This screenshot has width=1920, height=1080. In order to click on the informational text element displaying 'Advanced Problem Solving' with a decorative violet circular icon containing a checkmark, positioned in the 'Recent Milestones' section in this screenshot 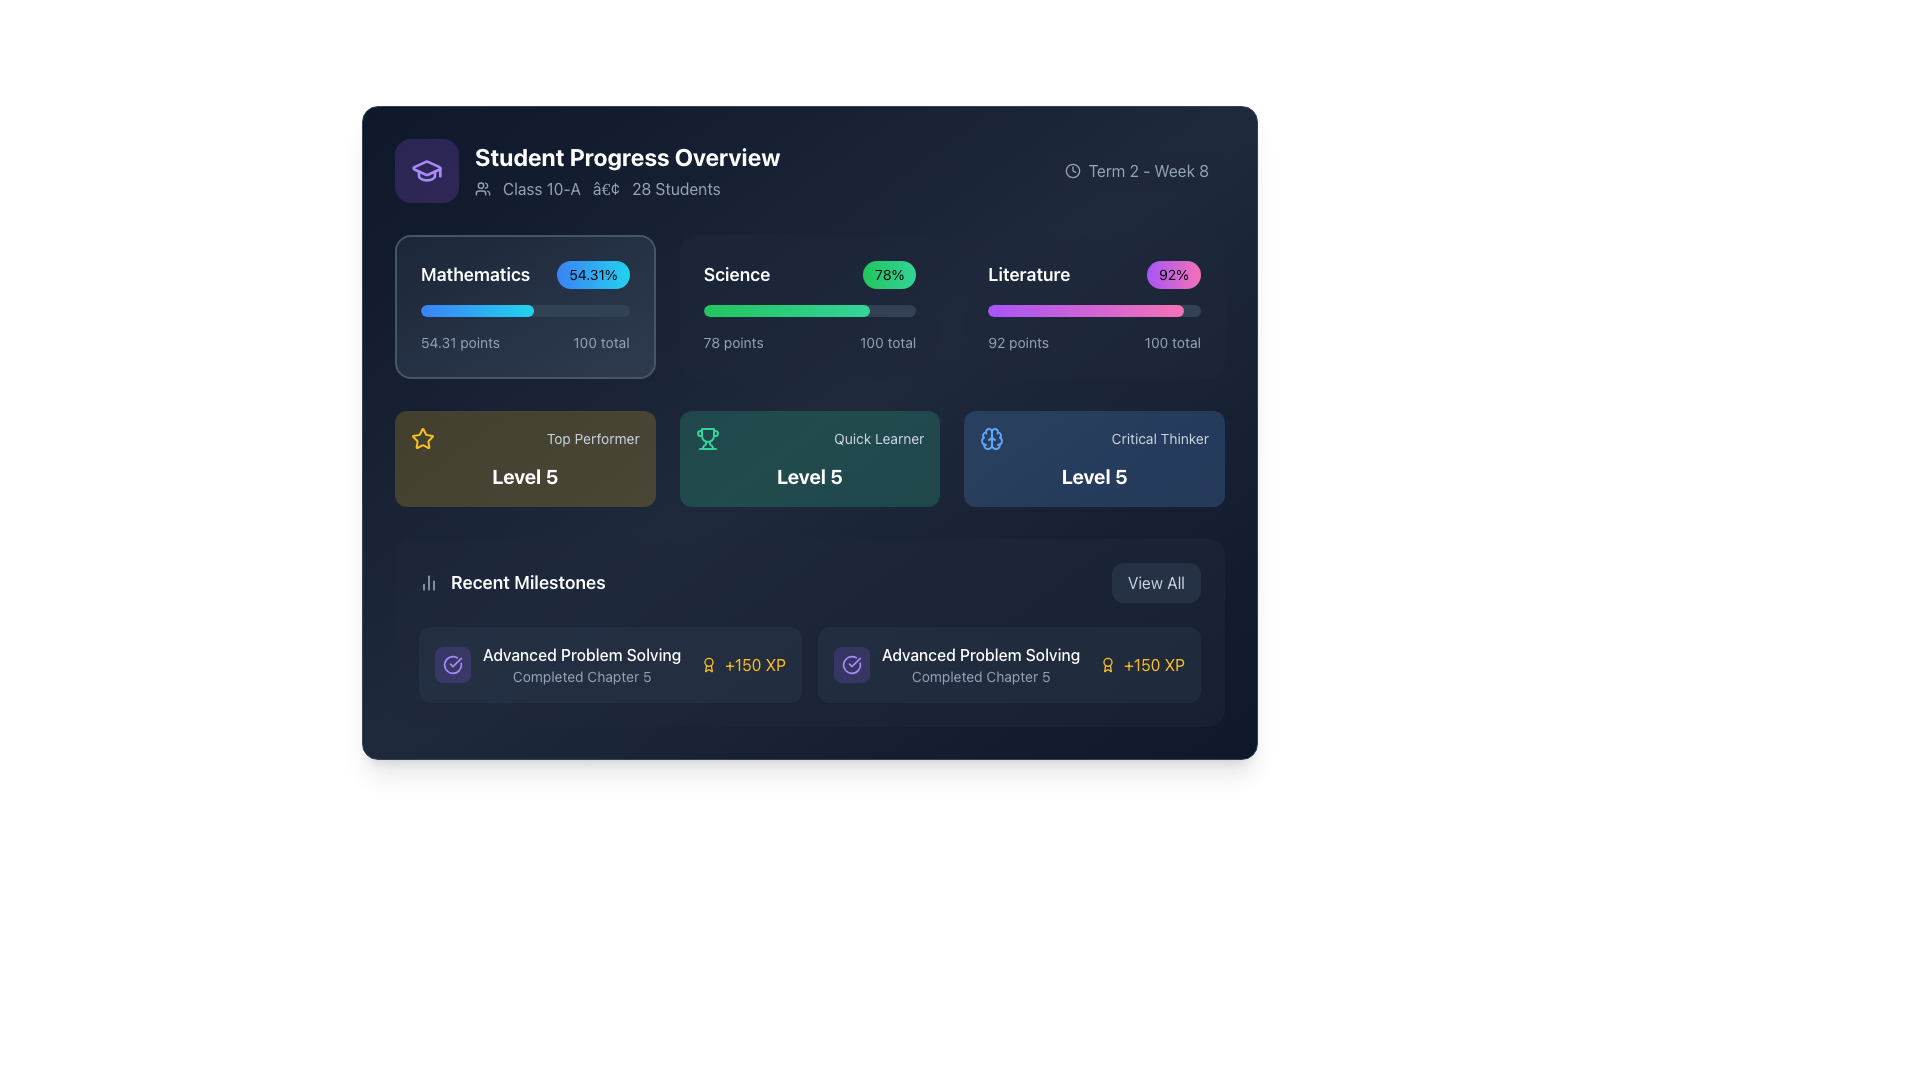, I will do `click(558, 664)`.